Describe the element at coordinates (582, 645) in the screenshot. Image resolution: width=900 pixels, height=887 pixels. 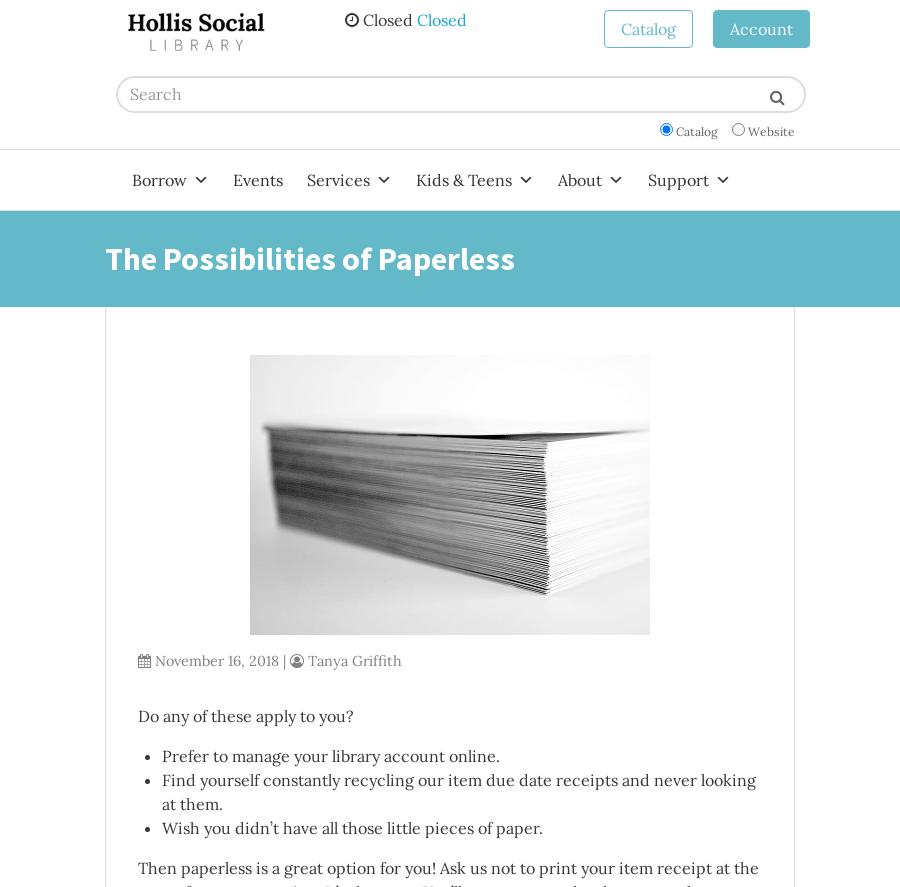
I see `'Contact'` at that location.